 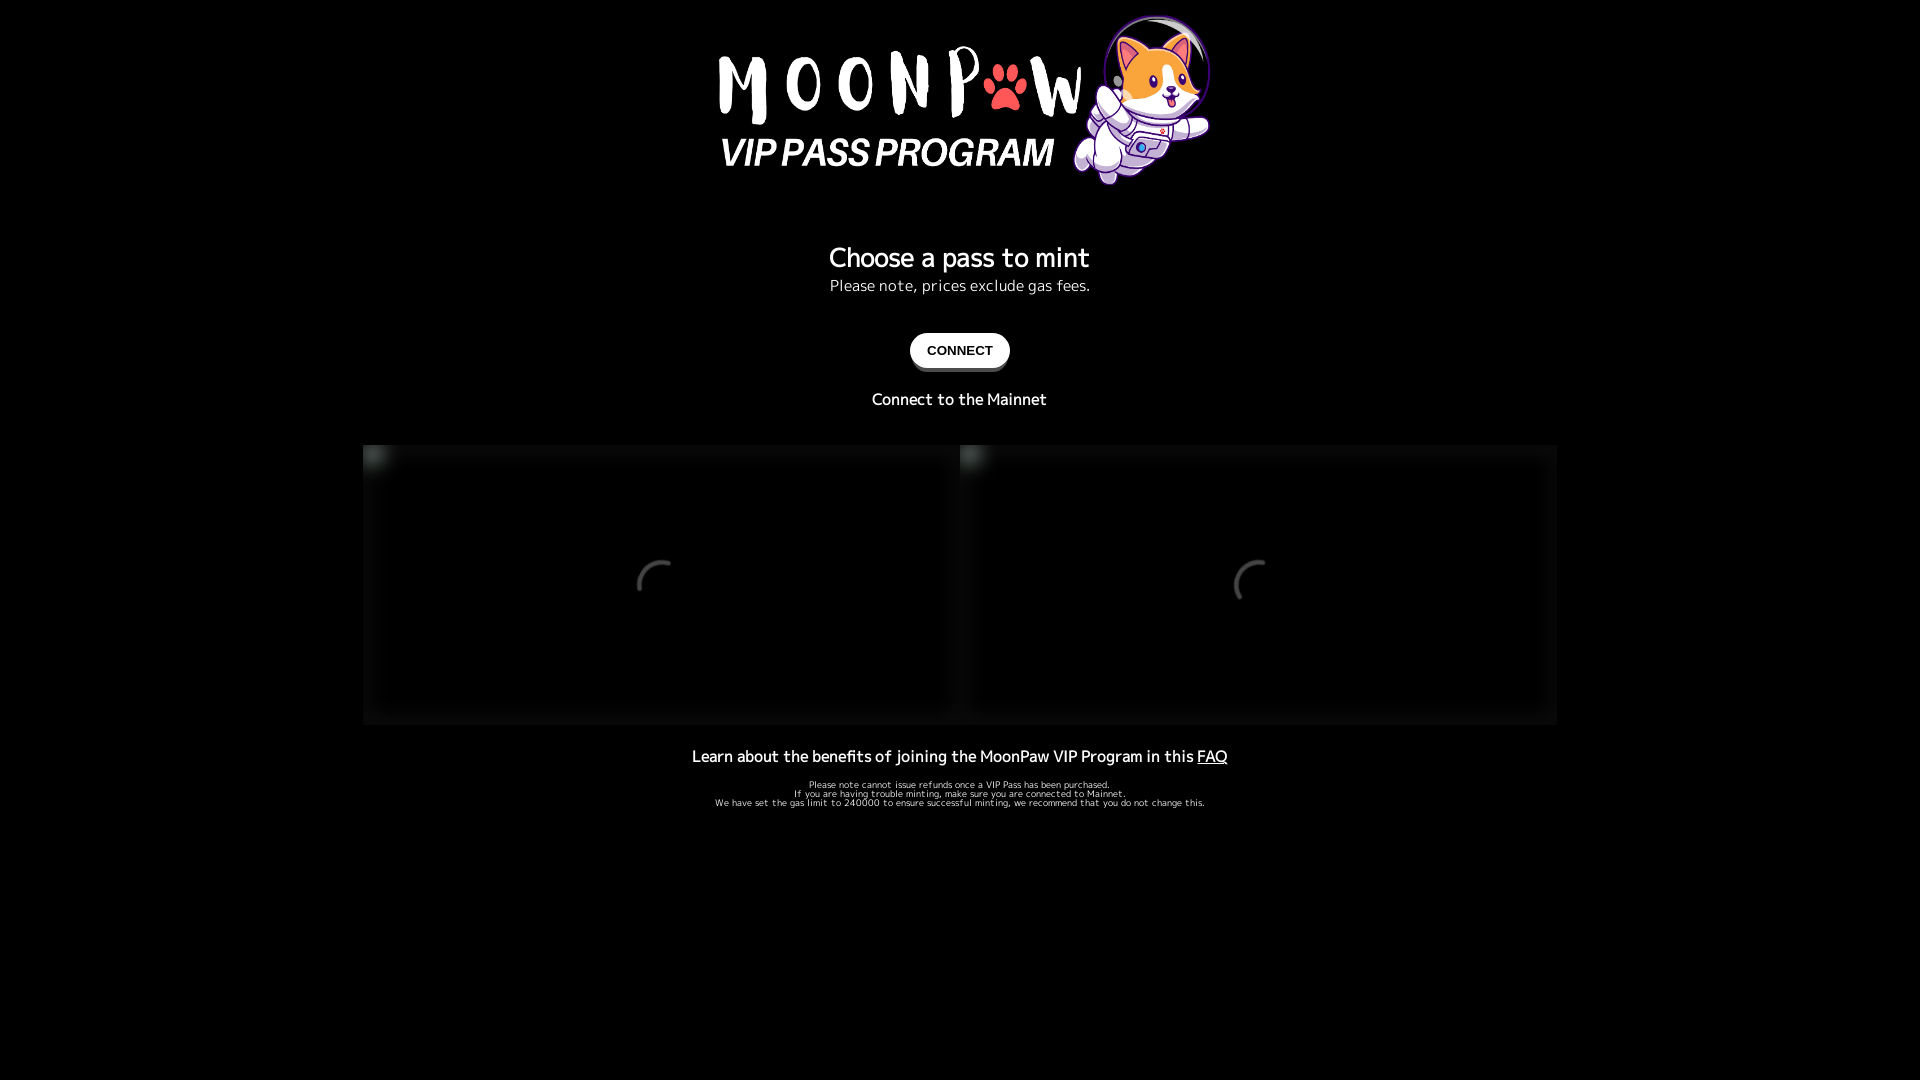 What do you see at coordinates (1210, 756) in the screenshot?
I see `'FAQ'` at bounding box center [1210, 756].